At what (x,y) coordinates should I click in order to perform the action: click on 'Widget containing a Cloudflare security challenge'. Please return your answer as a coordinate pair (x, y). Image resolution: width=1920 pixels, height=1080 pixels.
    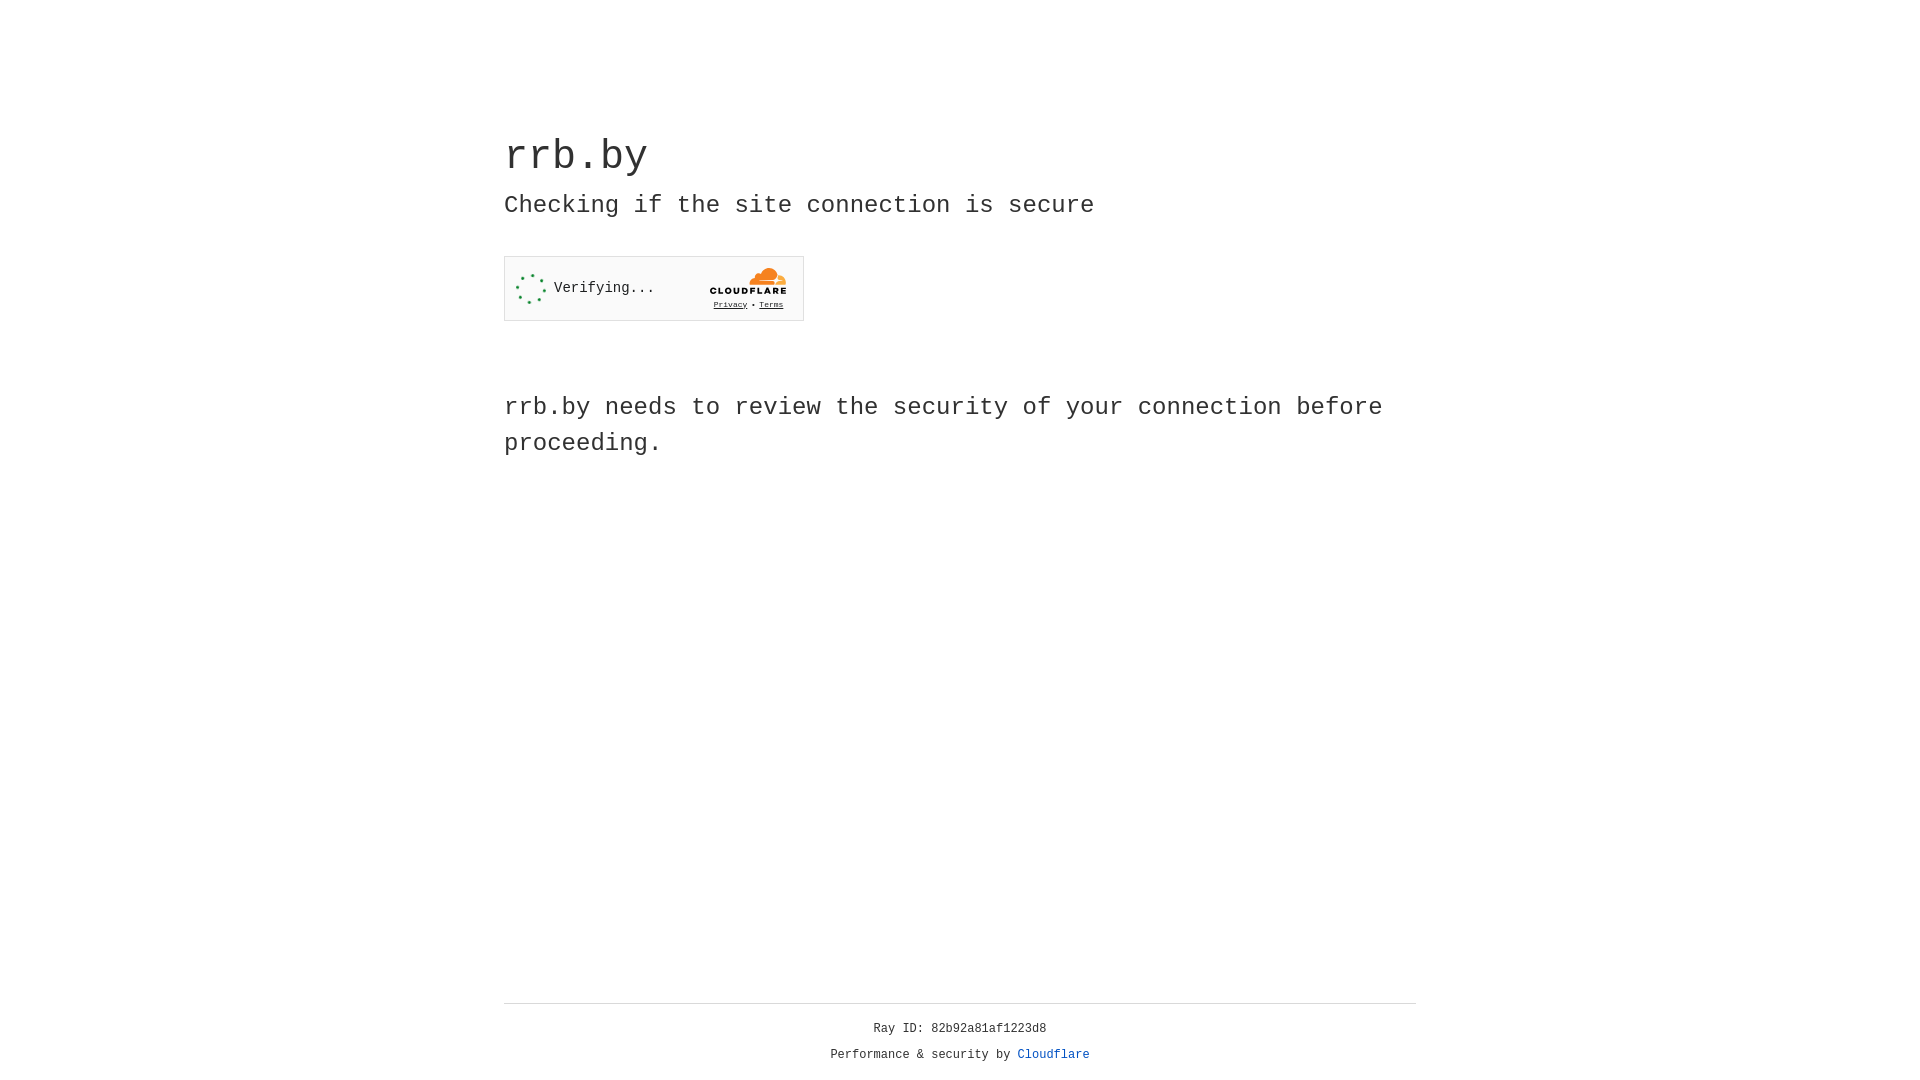
    Looking at the image, I should click on (653, 288).